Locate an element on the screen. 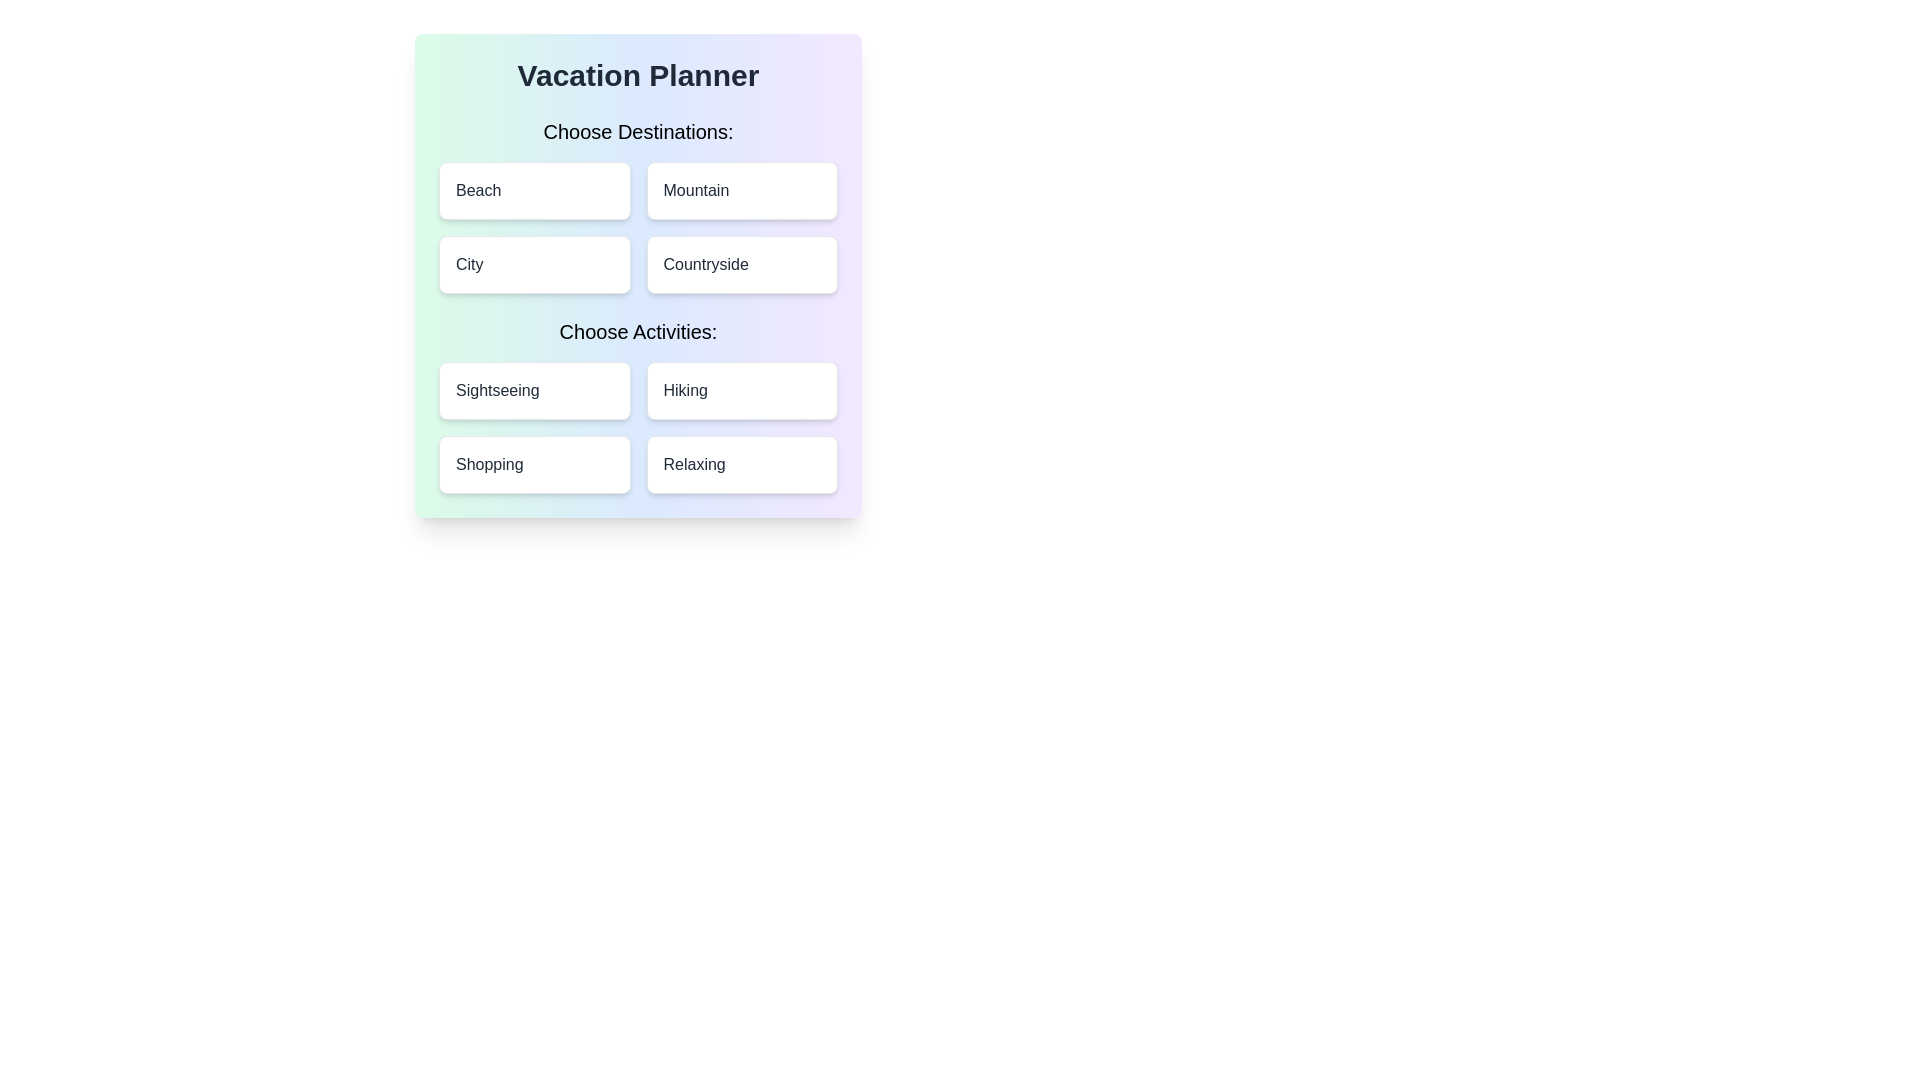 This screenshot has width=1920, height=1080. static text label that serves as a header for the destination options, which reads 'Choose Destinations:' is located at coordinates (637, 131).